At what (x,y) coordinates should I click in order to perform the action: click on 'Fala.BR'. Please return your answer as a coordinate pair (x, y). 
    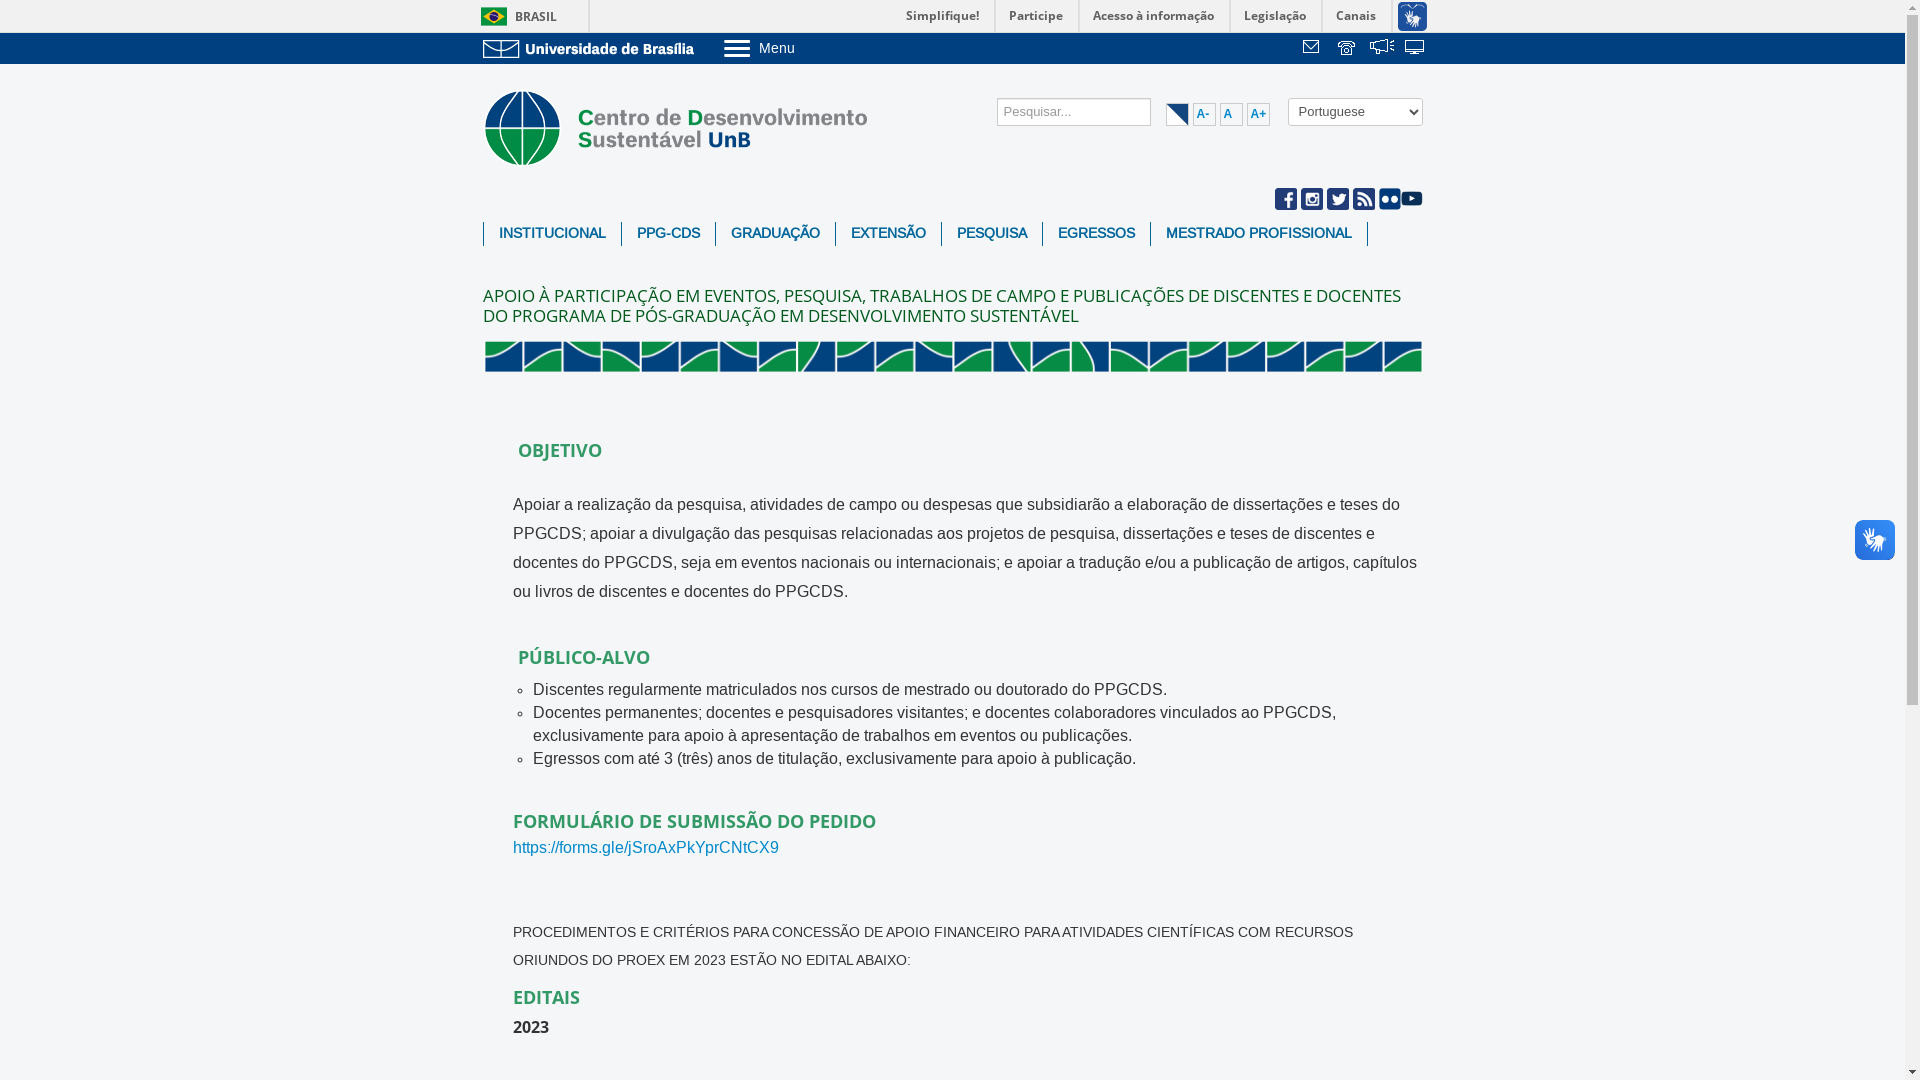
    Looking at the image, I should click on (1368, 48).